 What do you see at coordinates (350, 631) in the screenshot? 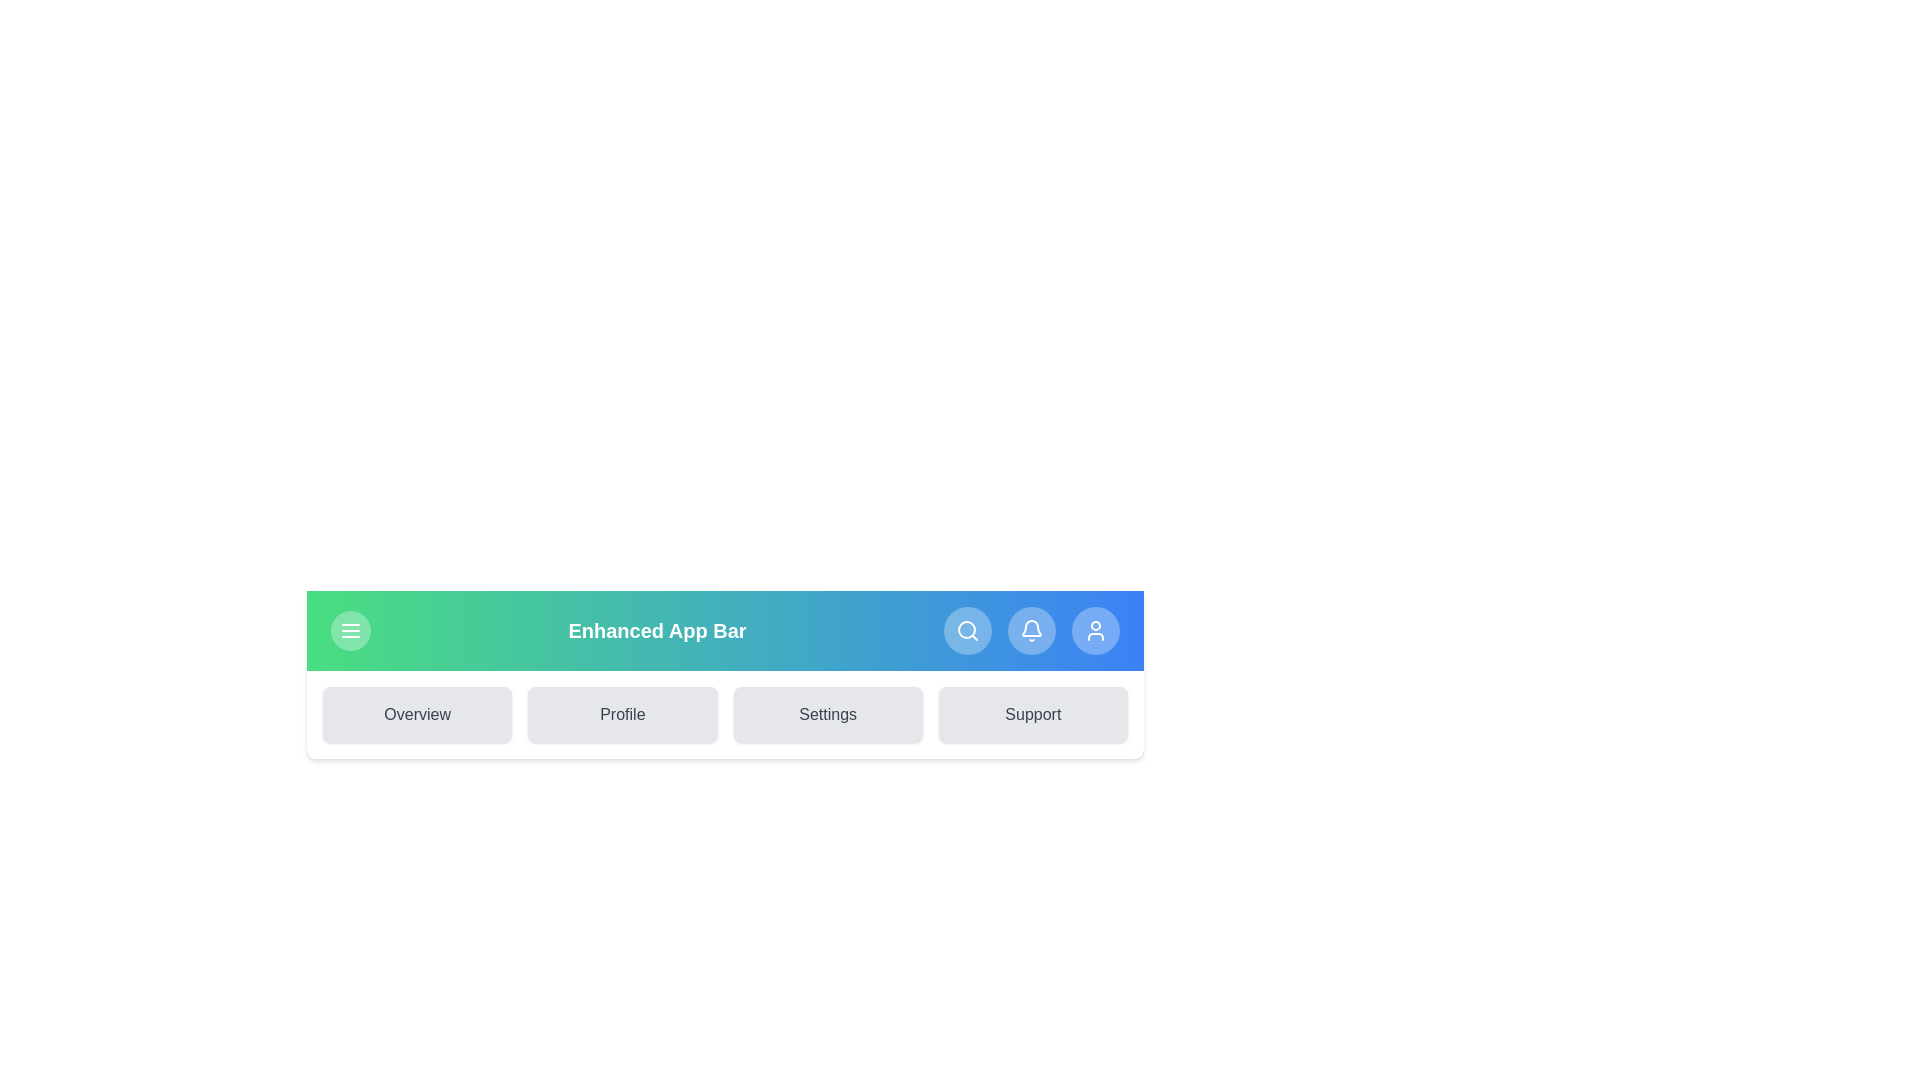
I see `the menu button to toggle the menu visibility` at bounding box center [350, 631].